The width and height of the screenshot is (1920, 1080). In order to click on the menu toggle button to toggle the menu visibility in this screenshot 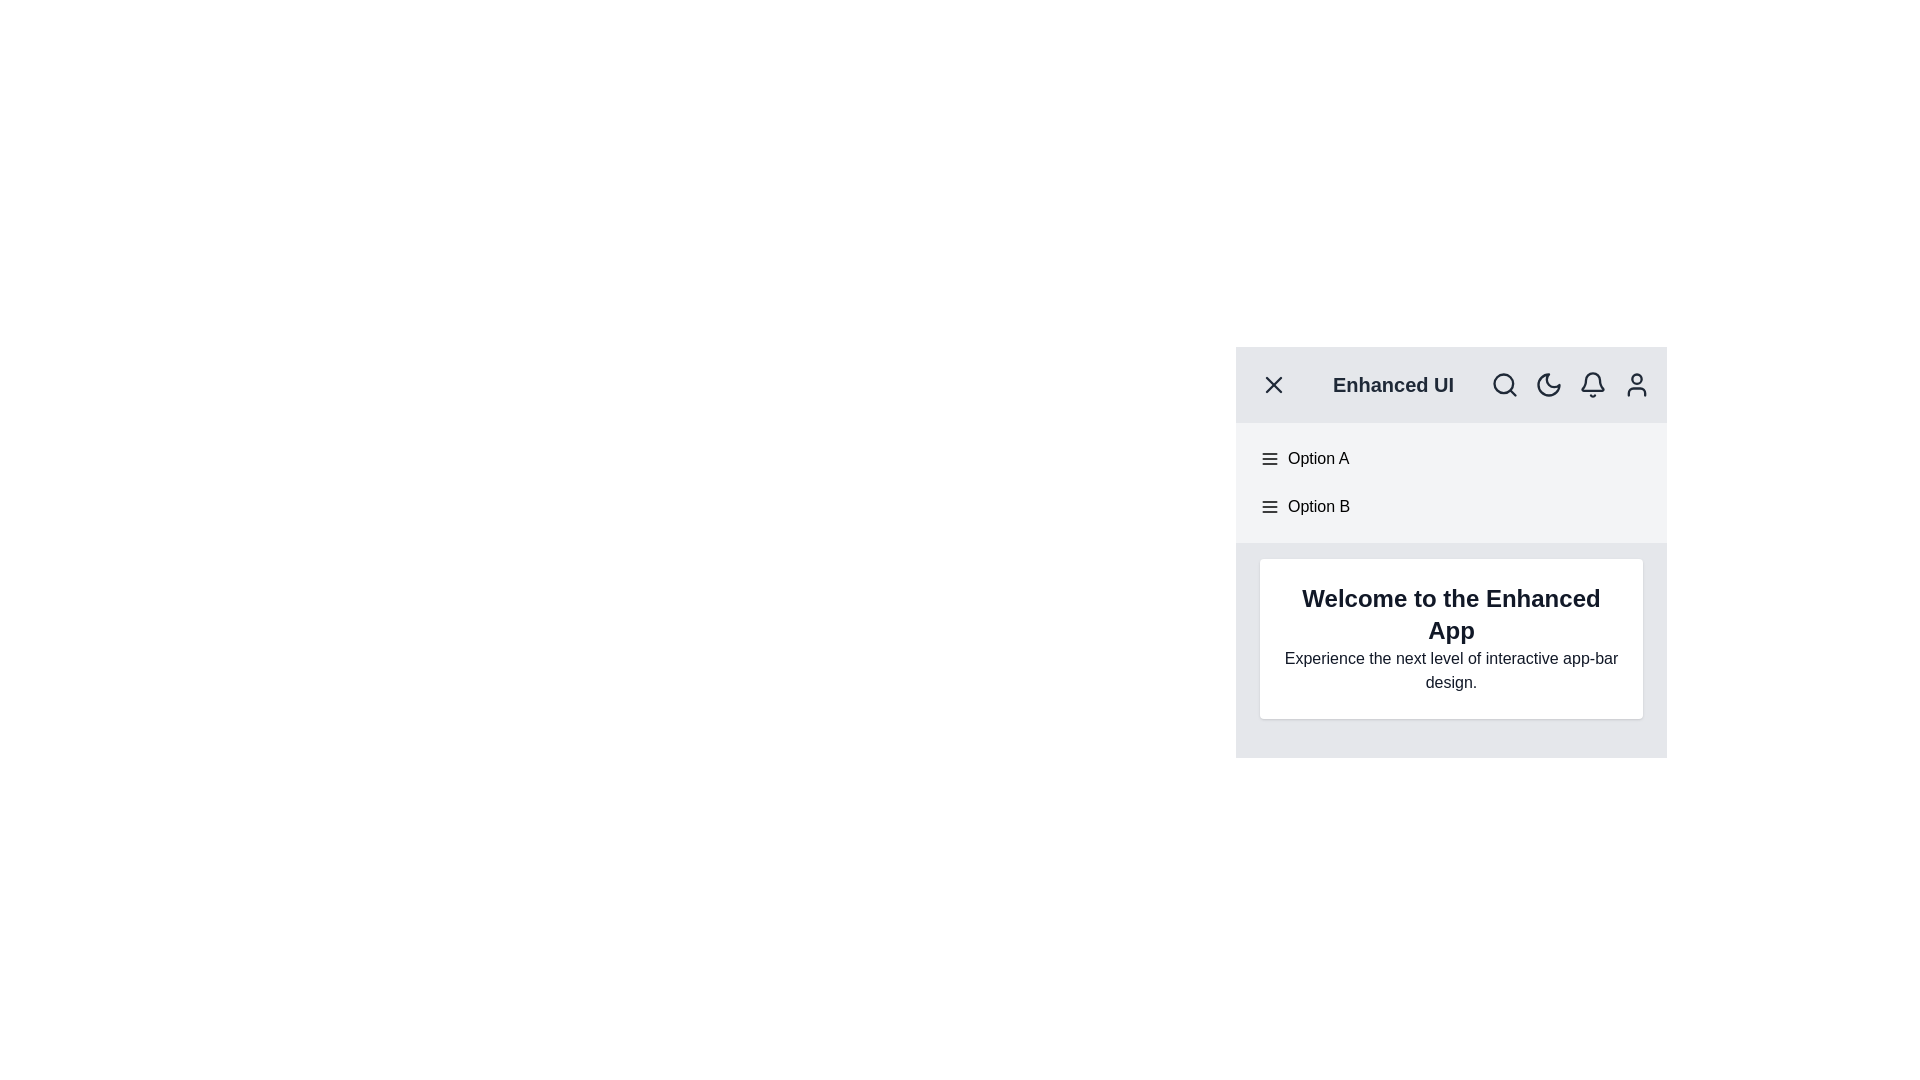, I will do `click(1272, 385)`.